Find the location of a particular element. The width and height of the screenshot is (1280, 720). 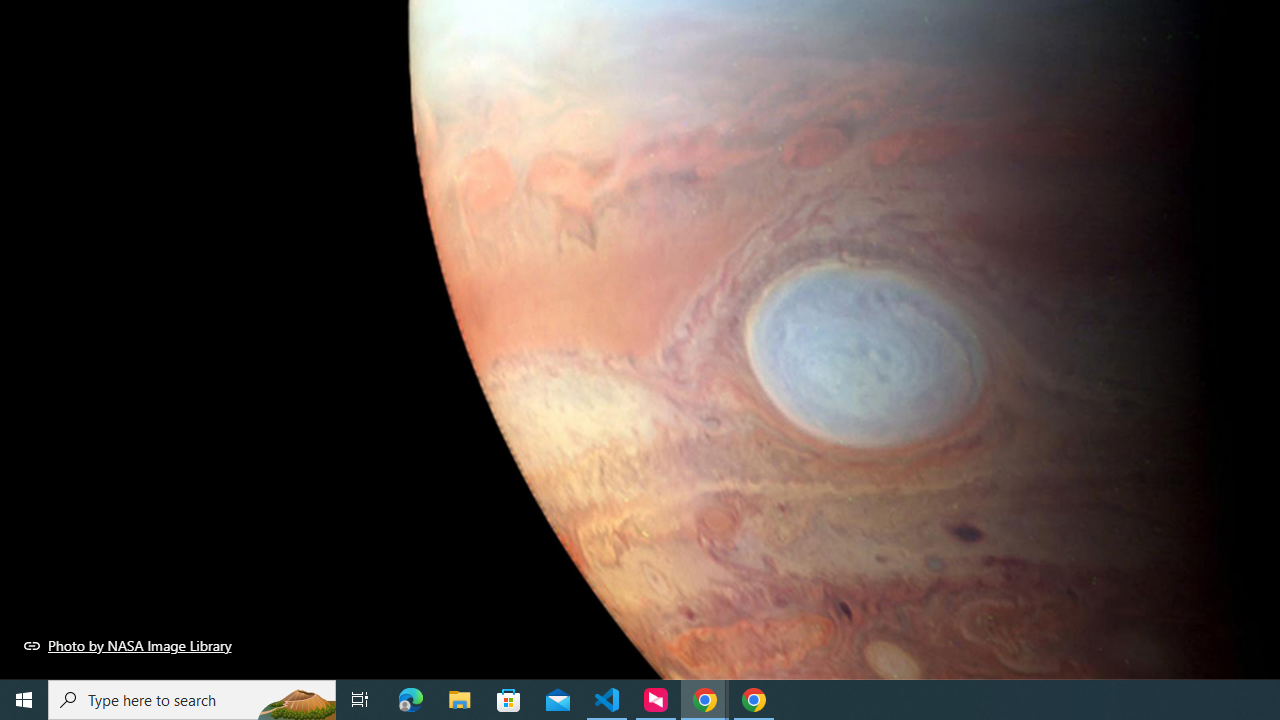

'Photo by NASA Image Library' is located at coordinates (127, 645).